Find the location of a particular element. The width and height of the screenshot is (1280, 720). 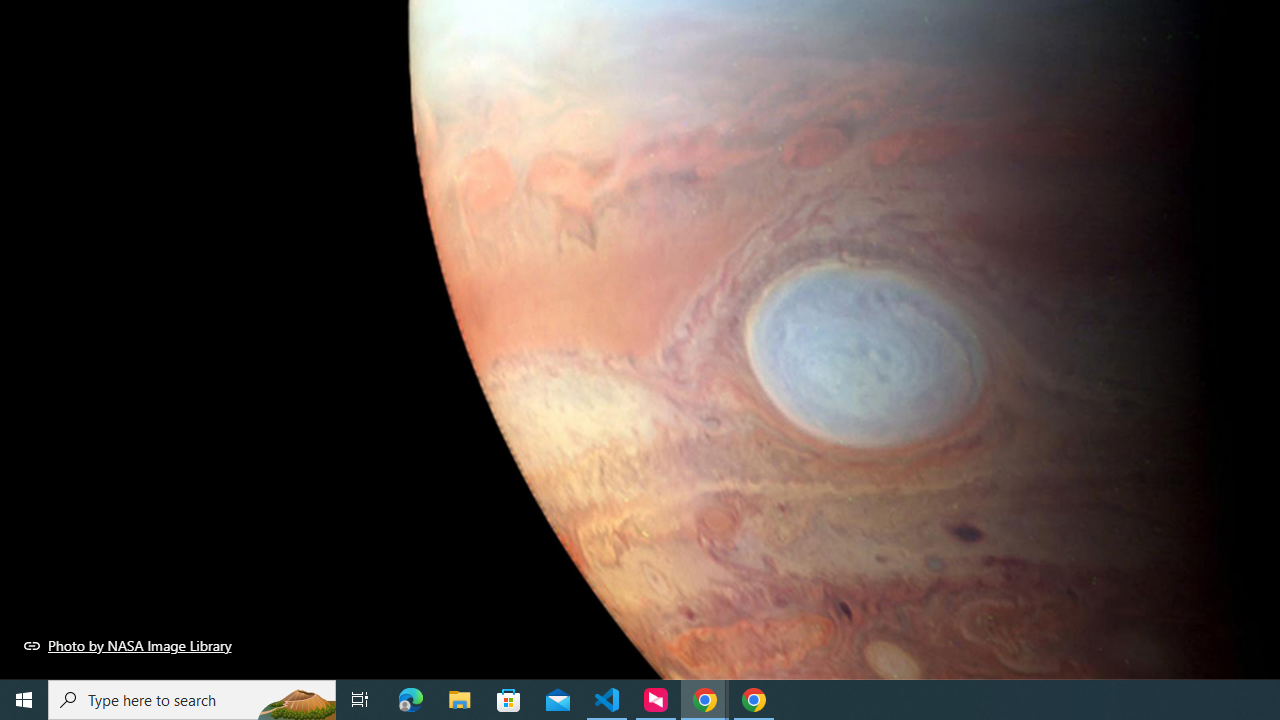

'Photo by NASA Image Library' is located at coordinates (127, 645).